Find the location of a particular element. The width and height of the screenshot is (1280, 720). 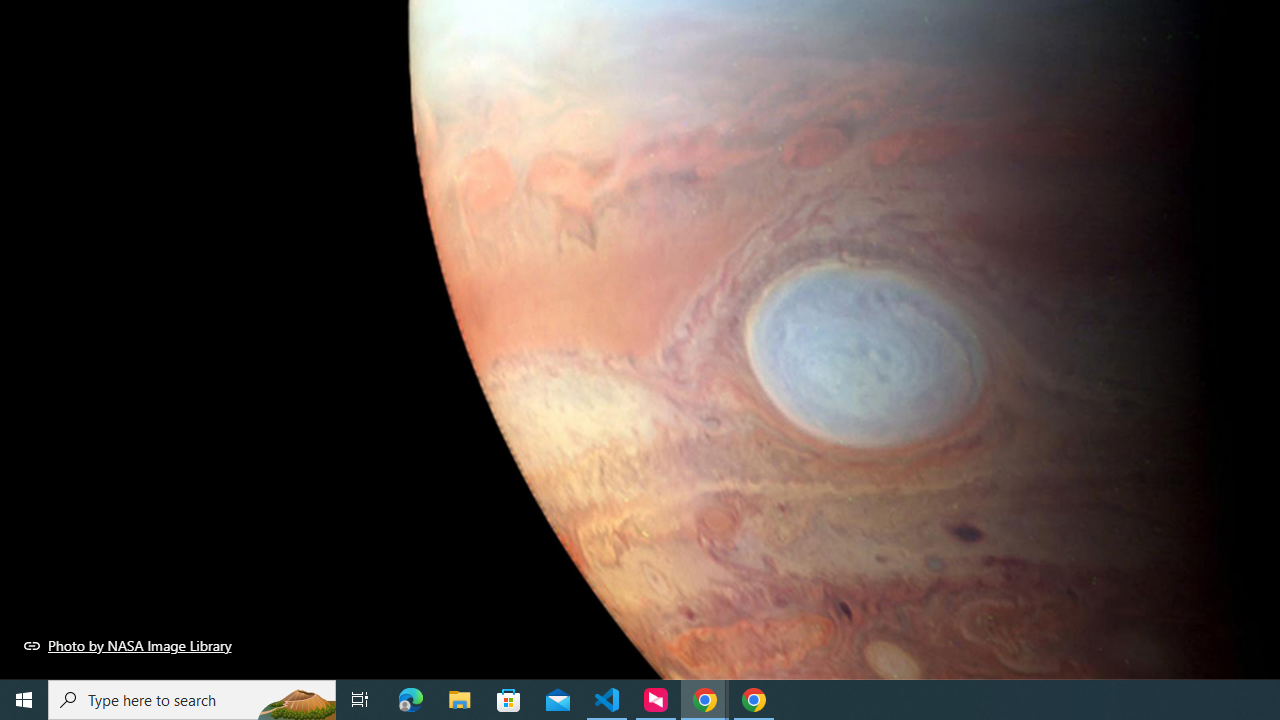

'Photo by NASA Image Library' is located at coordinates (127, 645).